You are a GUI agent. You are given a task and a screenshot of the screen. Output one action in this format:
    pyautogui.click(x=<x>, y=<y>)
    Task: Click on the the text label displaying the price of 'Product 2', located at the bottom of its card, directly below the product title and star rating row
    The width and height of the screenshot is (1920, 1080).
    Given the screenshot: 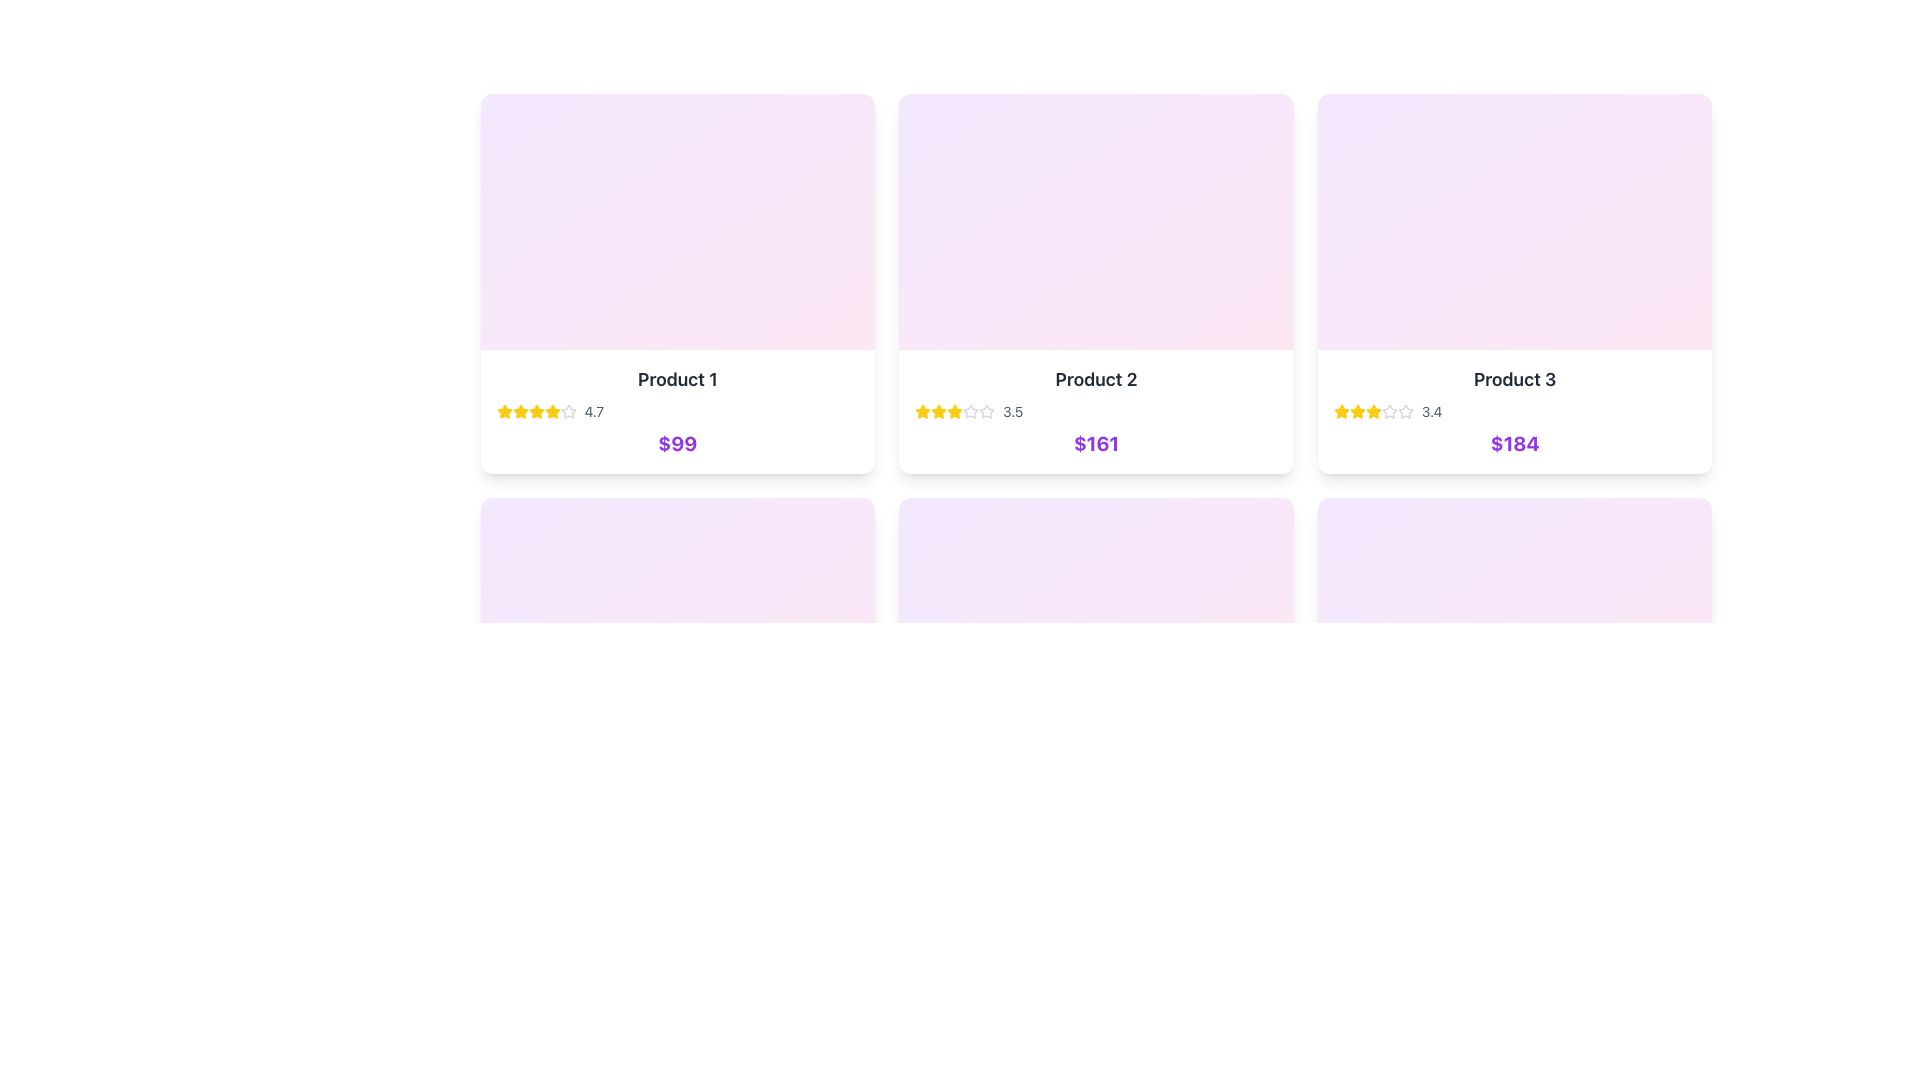 What is the action you would take?
    pyautogui.click(x=1095, y=442)
    